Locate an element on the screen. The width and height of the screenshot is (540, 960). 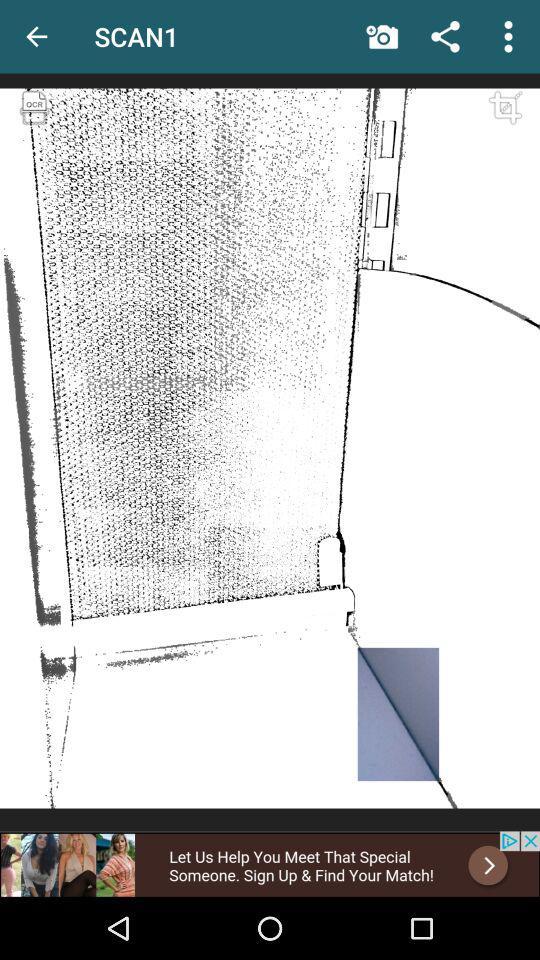
the option on the top right corner is located at coordinates (508, 35).